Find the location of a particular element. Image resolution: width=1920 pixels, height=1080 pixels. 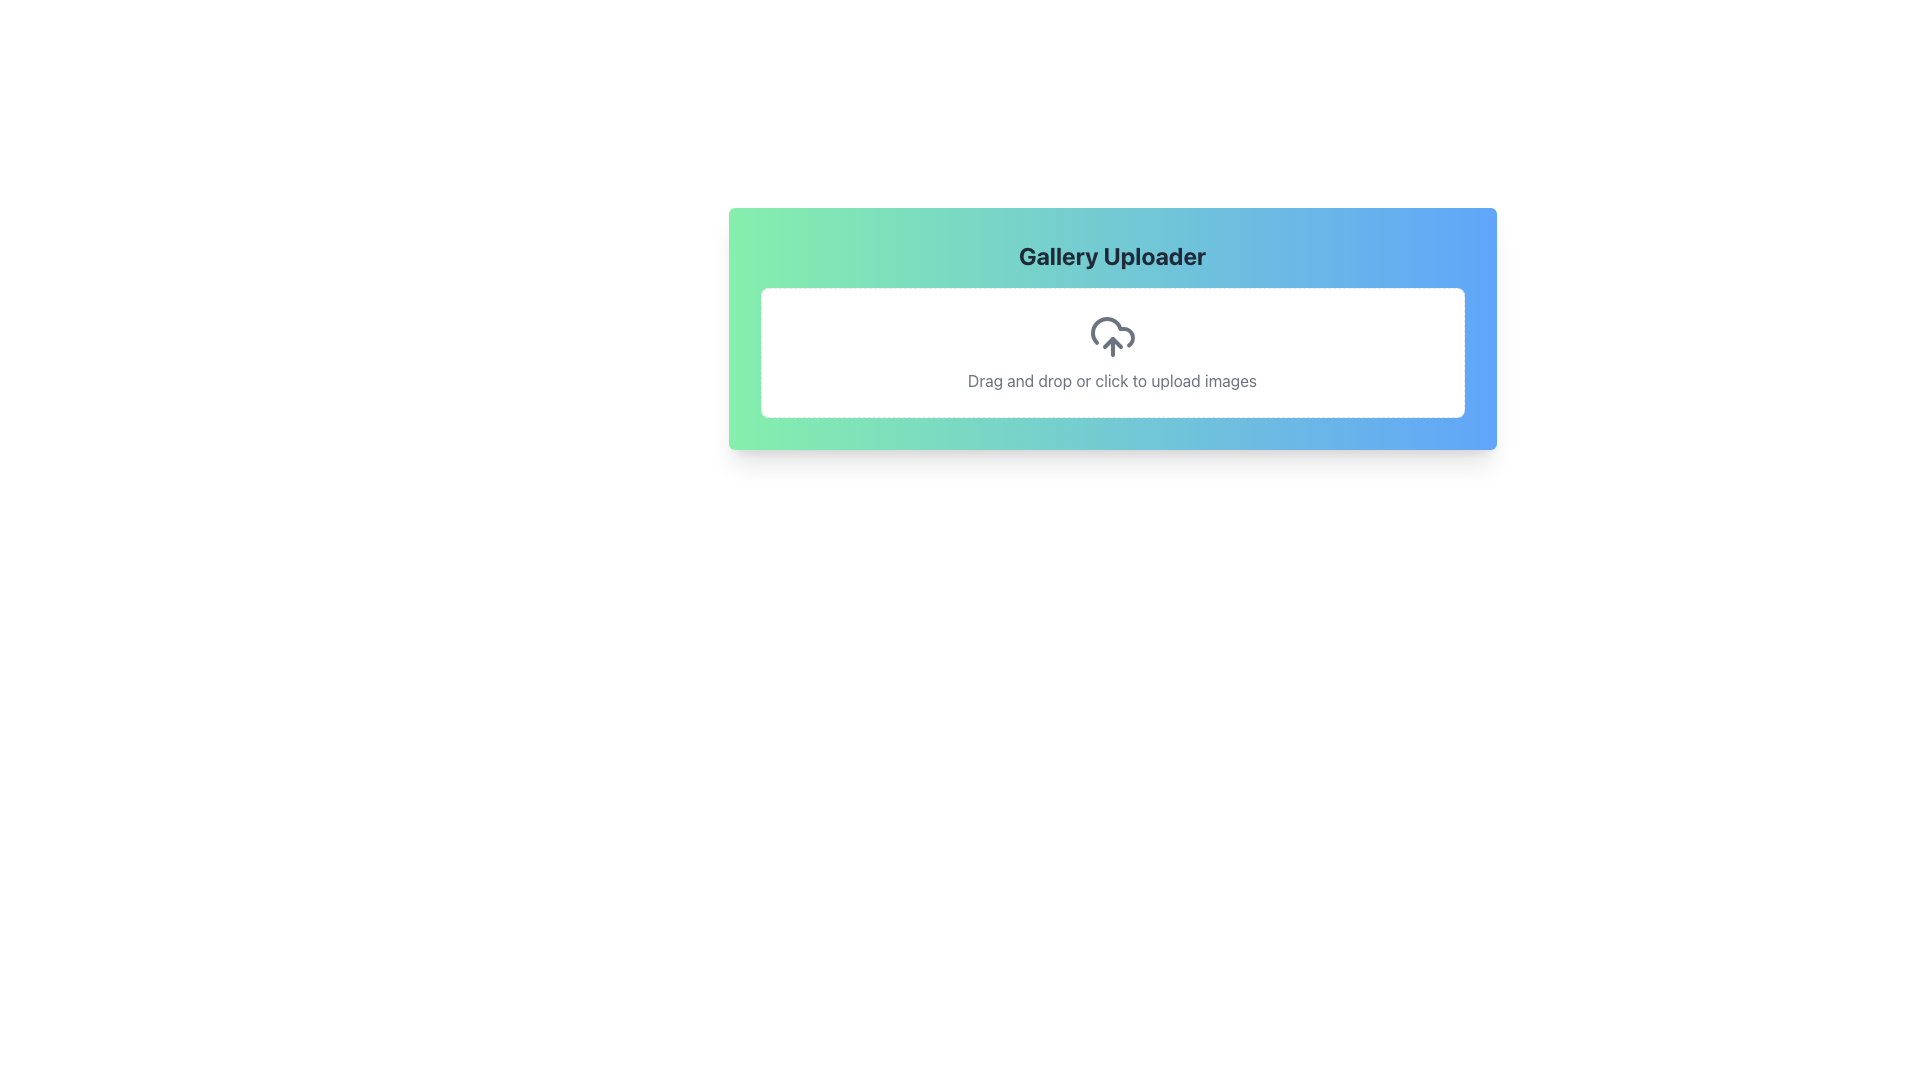

and drop files onto the File upload area with a dashed border and a centered cloud upload icon, located below the title 'Gallery Uploader.' is located at coordinates (1111, 352).